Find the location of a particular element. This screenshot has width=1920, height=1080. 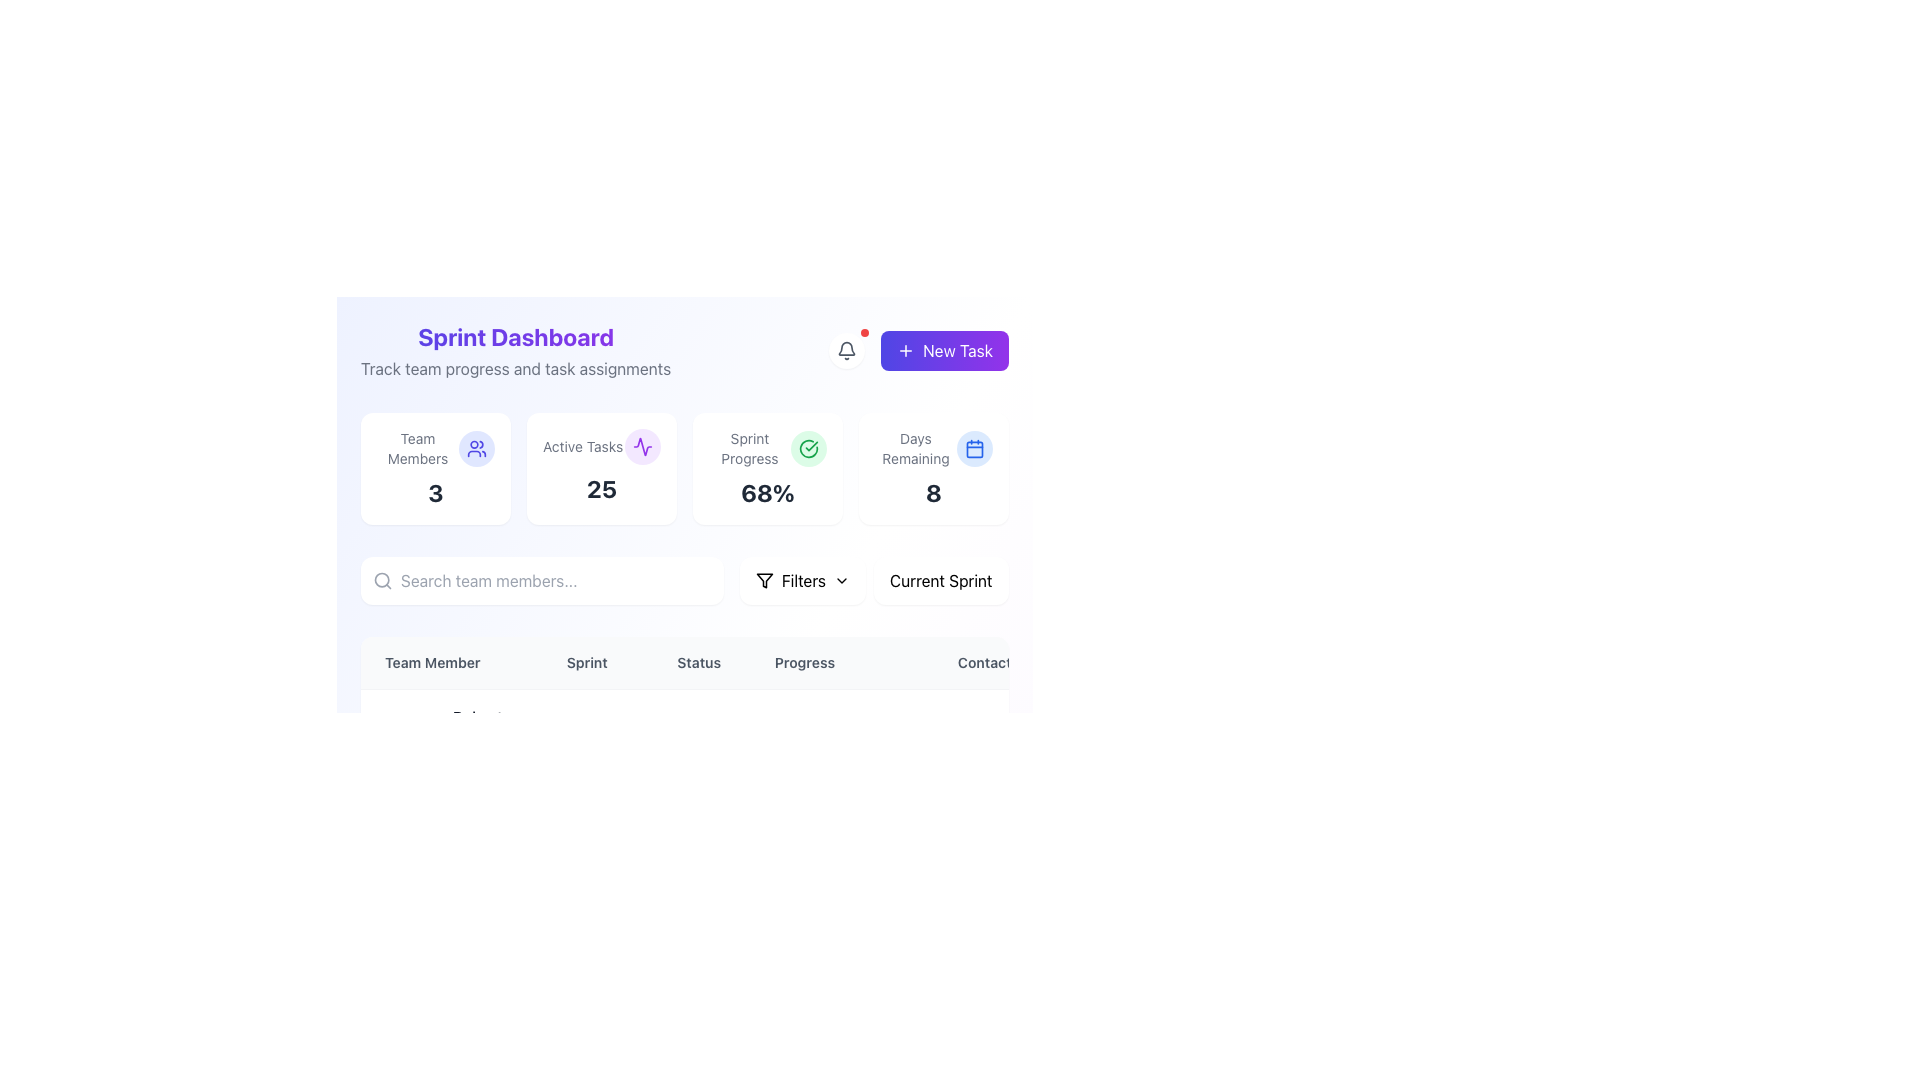

the static text displaying the count of active tasks, specifically the bold number '25', located under the 'Active Tasks' label in the second column of the sprint dashboard is located at coordinates (600, 489).